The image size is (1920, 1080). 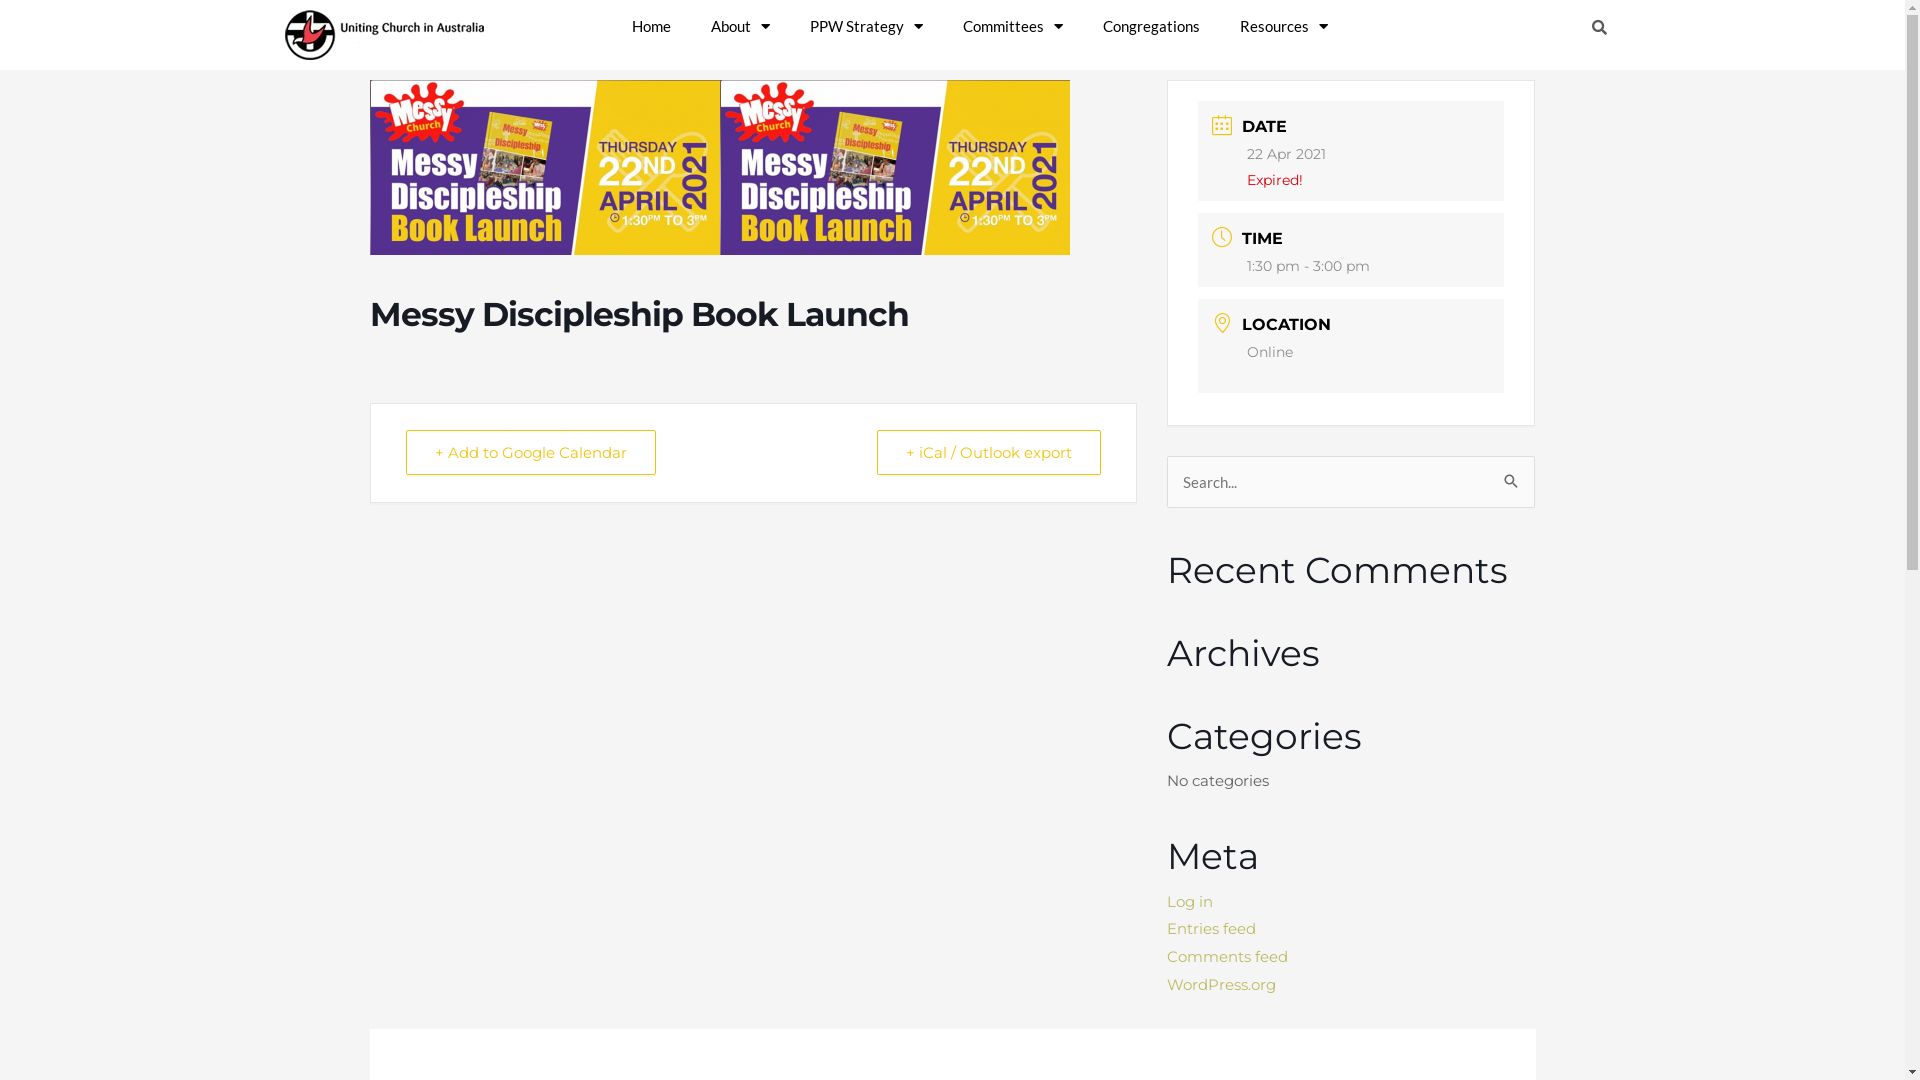 I want to click on 'Search', so click(x=1502, y=474).